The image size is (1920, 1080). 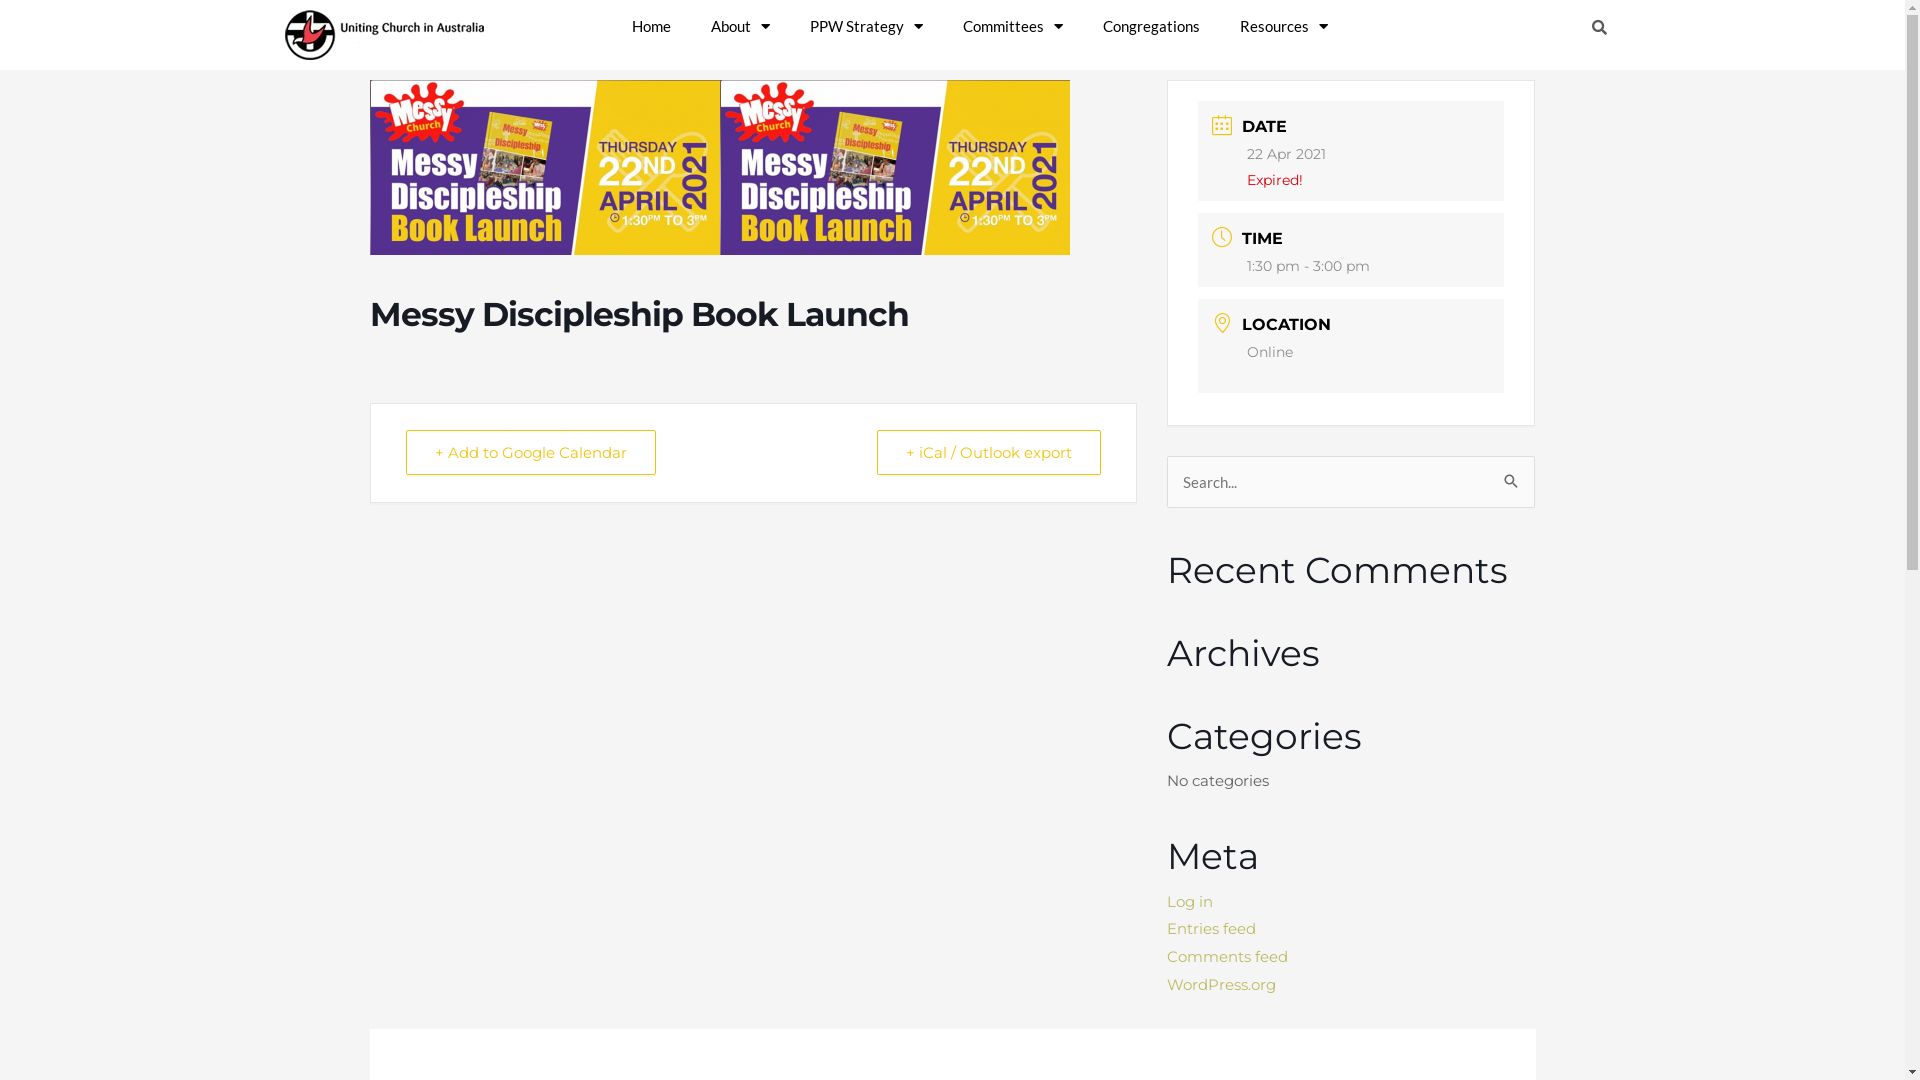 I want to click on 'Search', so click(x=1502, y=474).